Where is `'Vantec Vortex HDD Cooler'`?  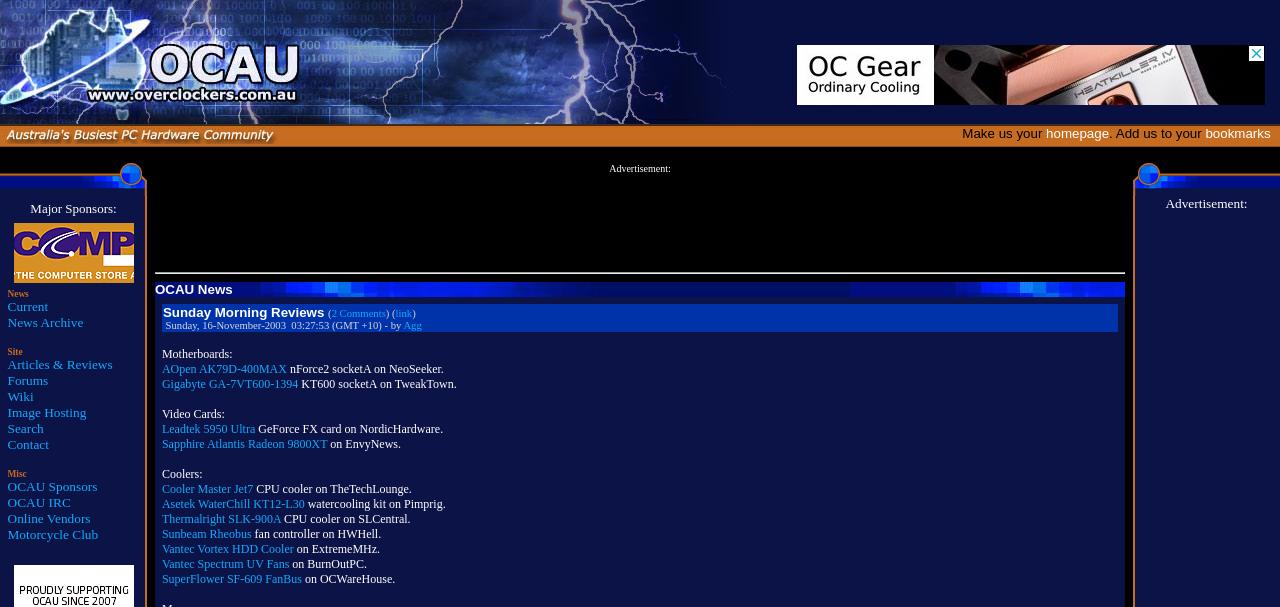
'Vantec Vortex HDD Cooler' is located at coordinates (226, 548).